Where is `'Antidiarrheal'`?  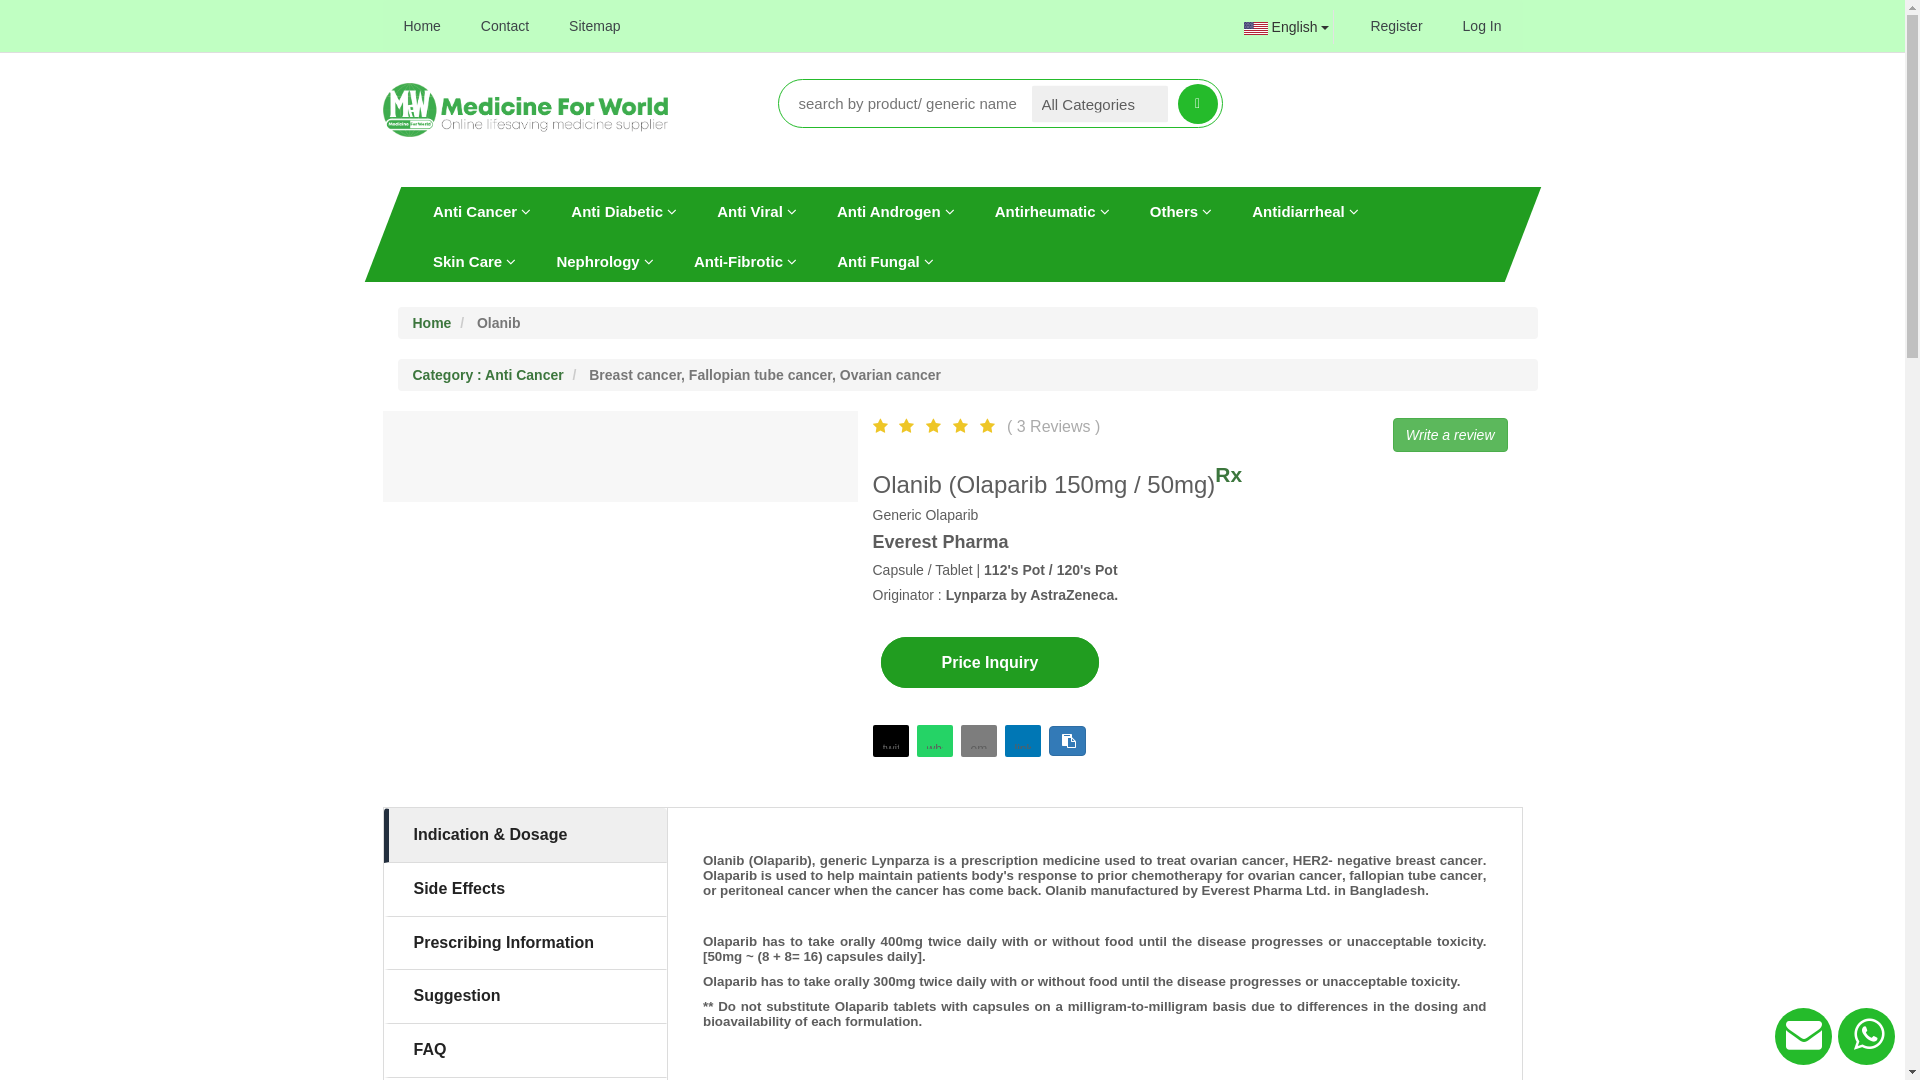
'Antidiarrheal' is located at coordinates (1305, 211).